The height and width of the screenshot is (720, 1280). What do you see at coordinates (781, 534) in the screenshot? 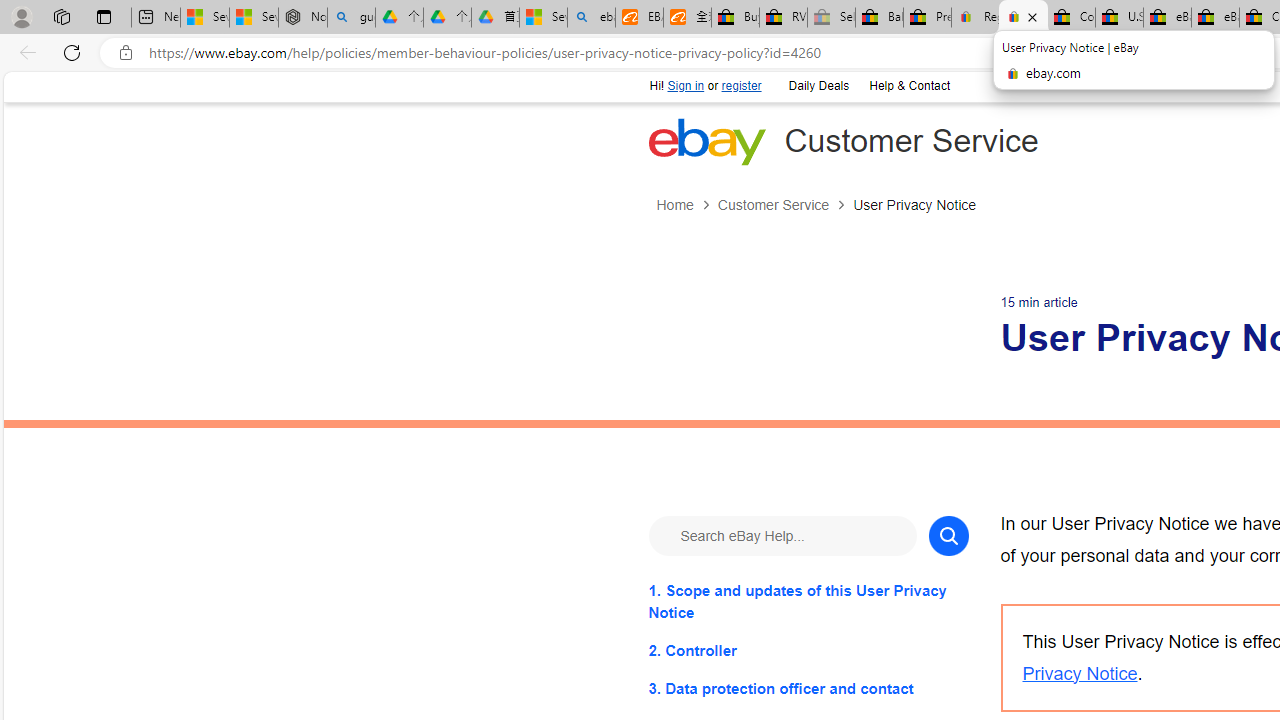
I see `'Search eBay Help...'` at bounding box center [781, 534].